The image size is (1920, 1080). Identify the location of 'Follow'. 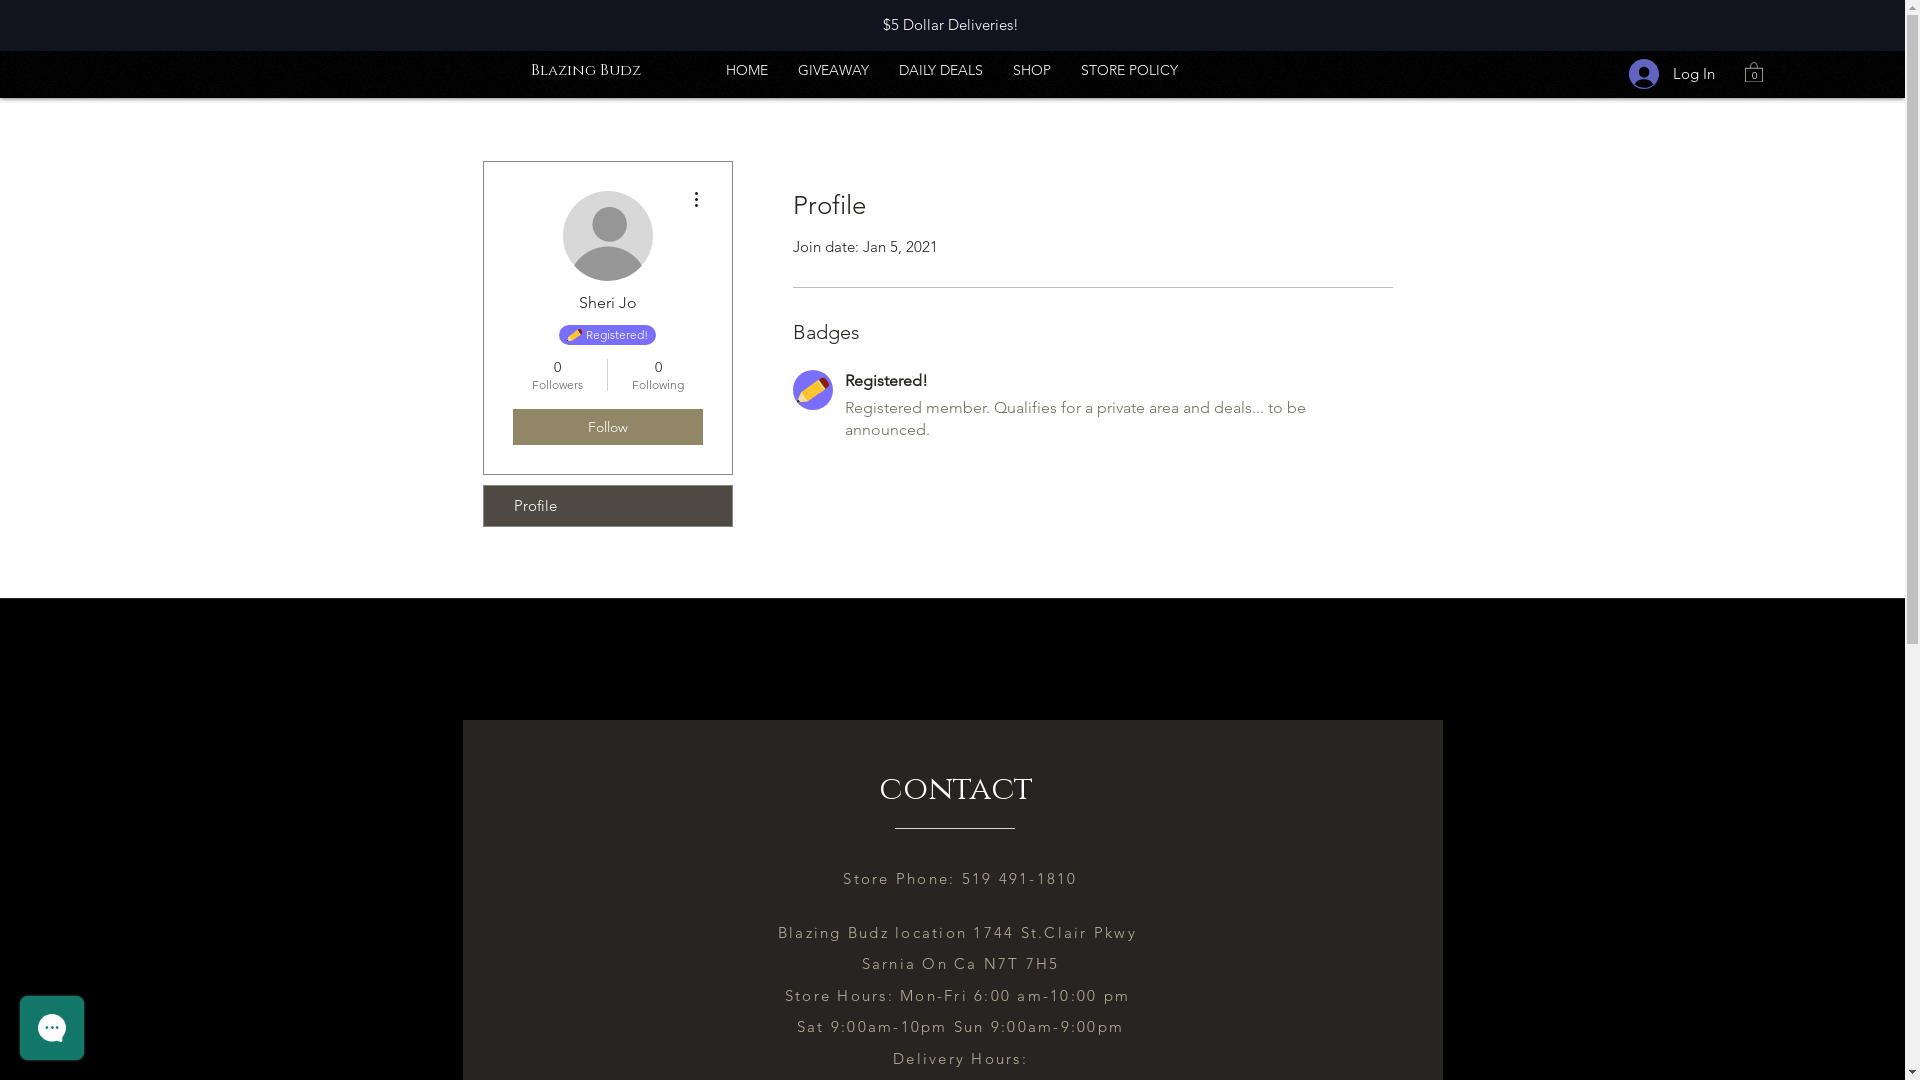
(605, 426).